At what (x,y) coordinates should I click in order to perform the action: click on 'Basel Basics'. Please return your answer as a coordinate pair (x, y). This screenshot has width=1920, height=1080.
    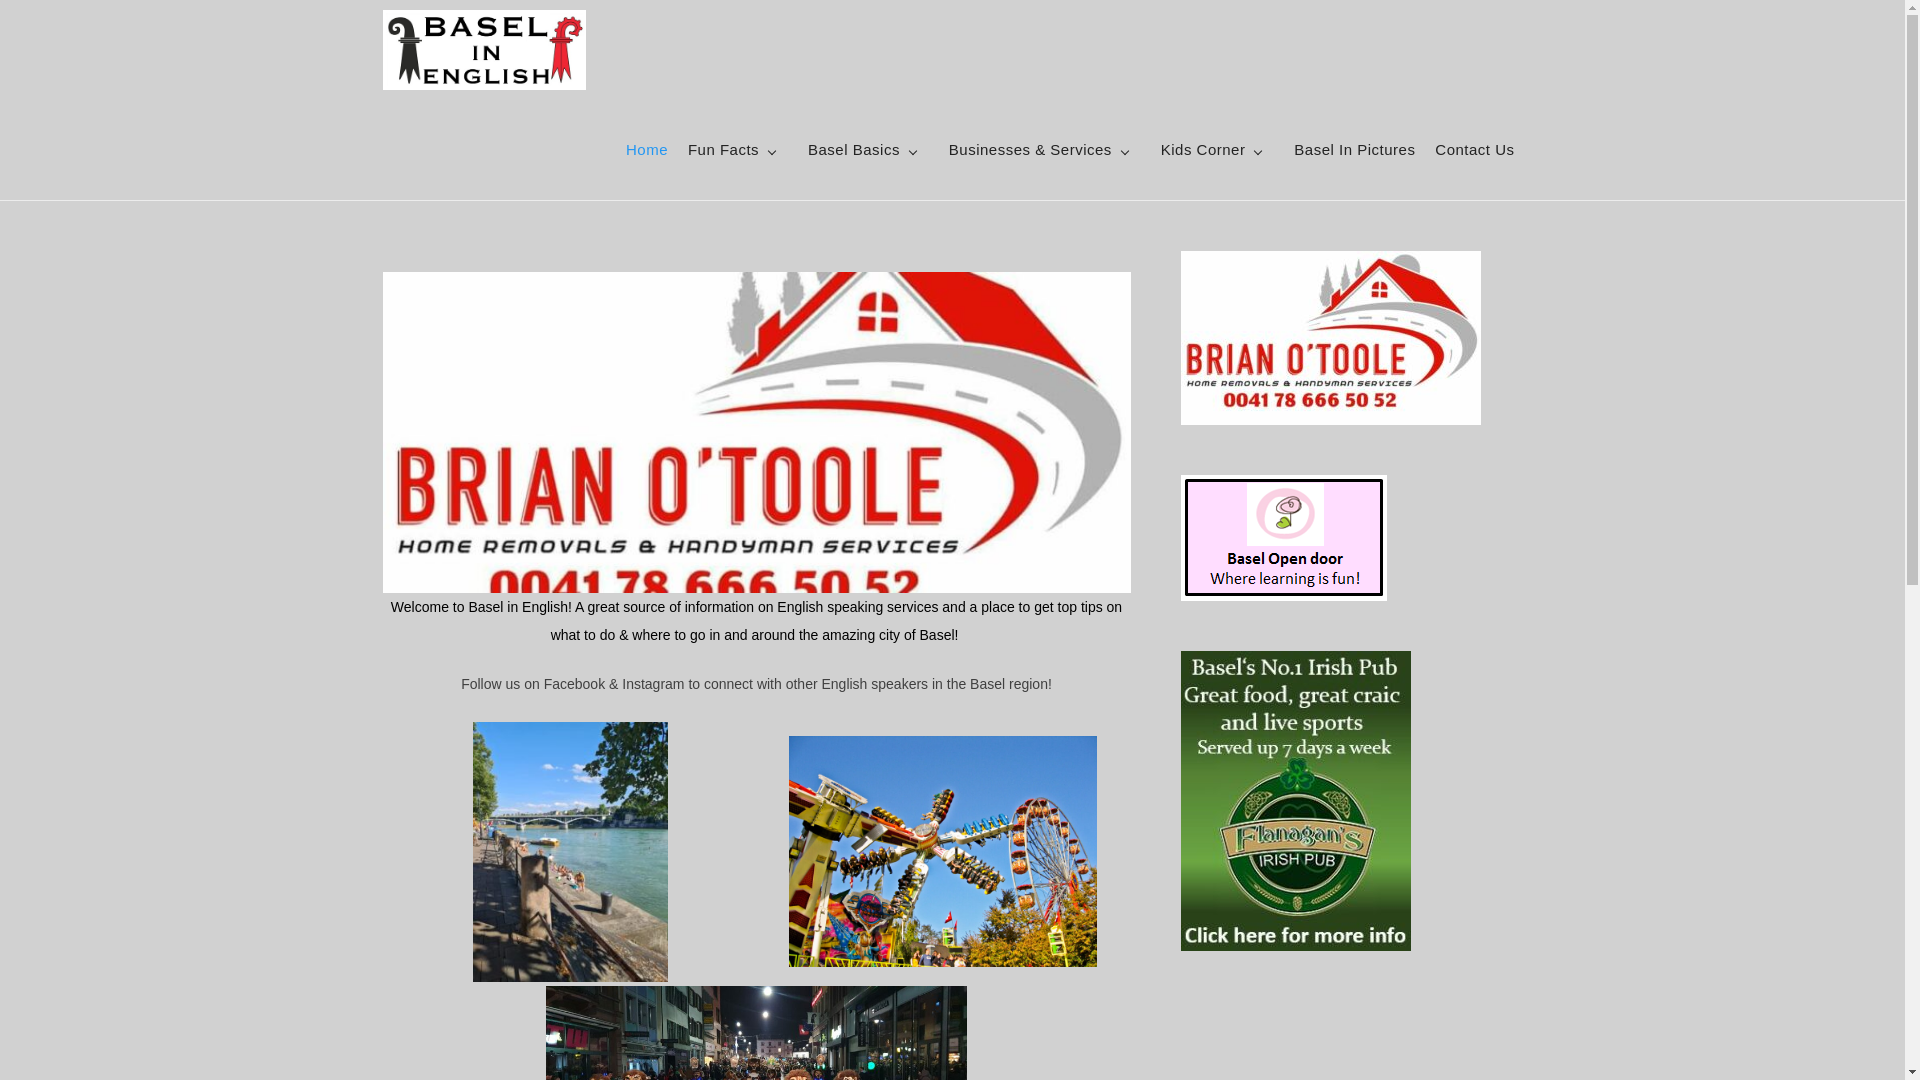
    Looking at the image, I should click on (862, 149).